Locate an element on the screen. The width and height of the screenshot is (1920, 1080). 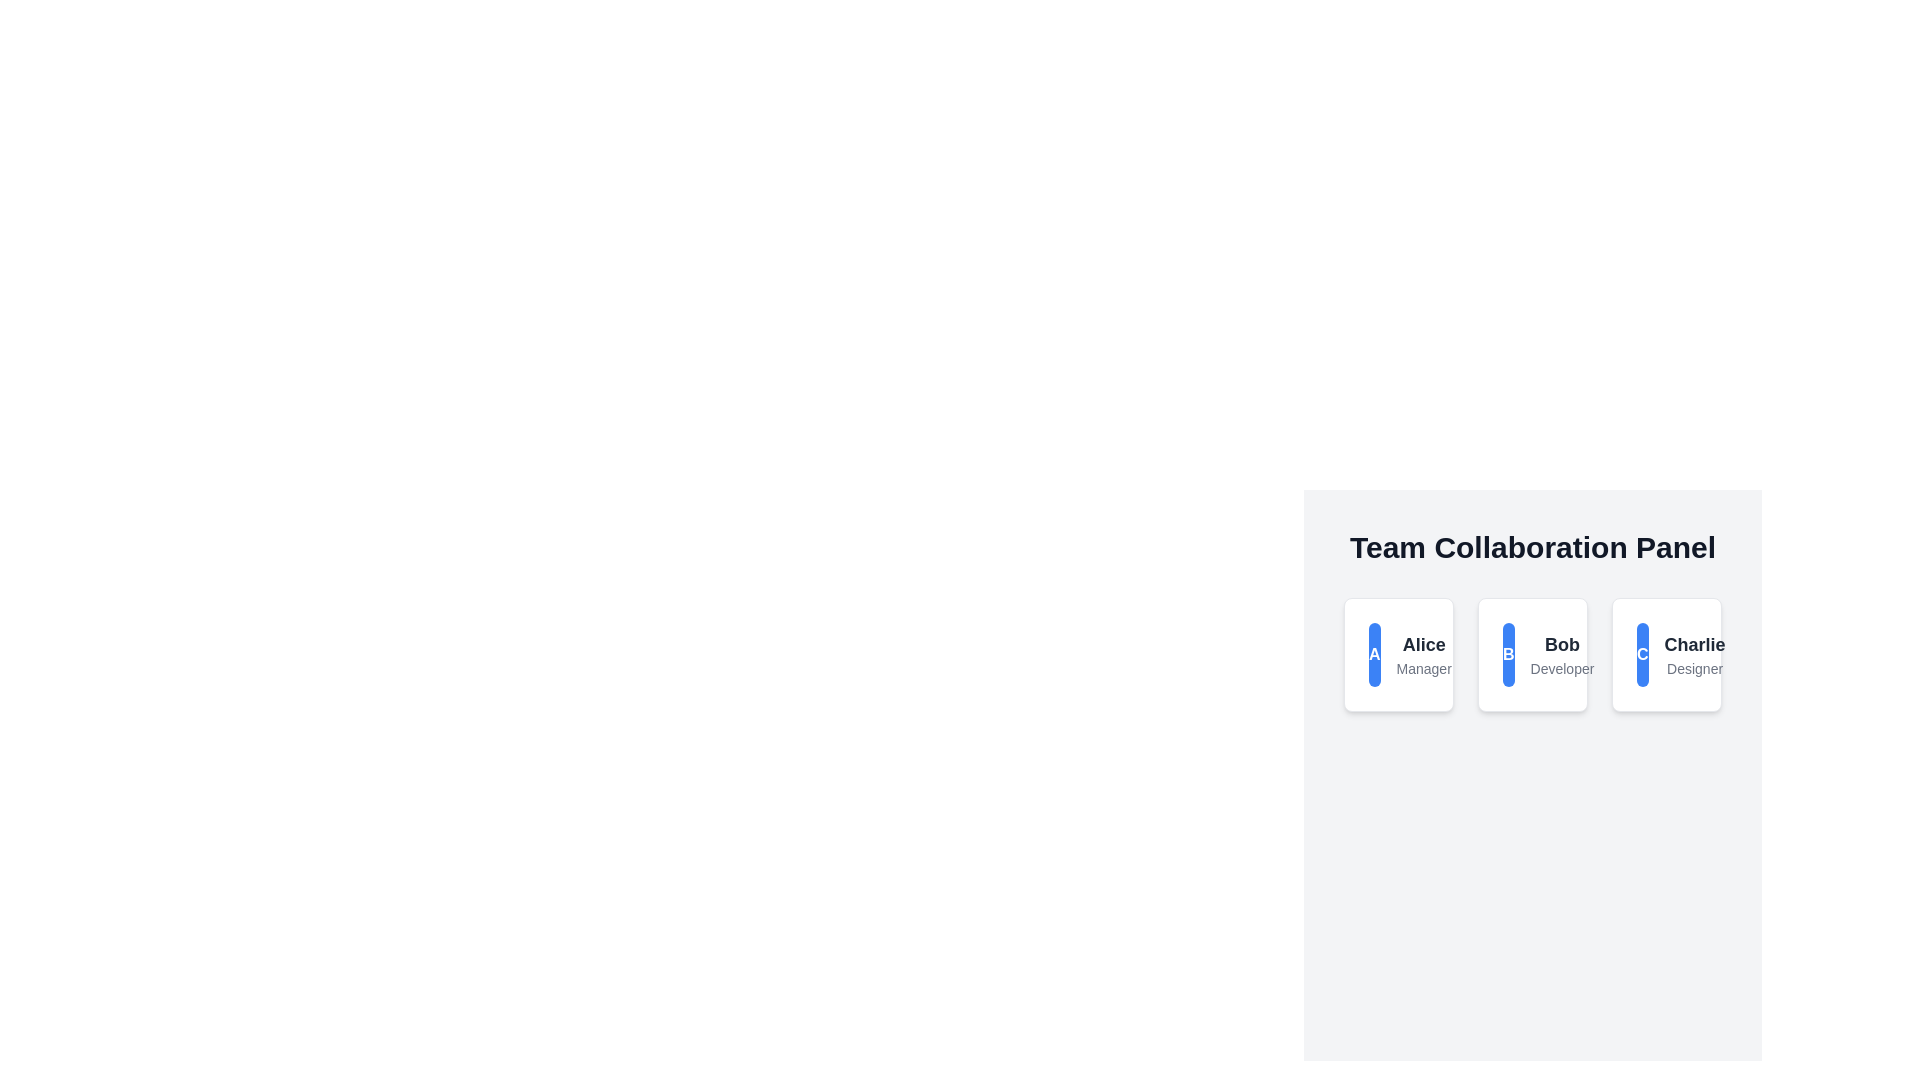
the Text display that contains the name 'Bob' in bold, large font and 'Developer' in a smaller, gray font is located at coordinates (1561, 655).